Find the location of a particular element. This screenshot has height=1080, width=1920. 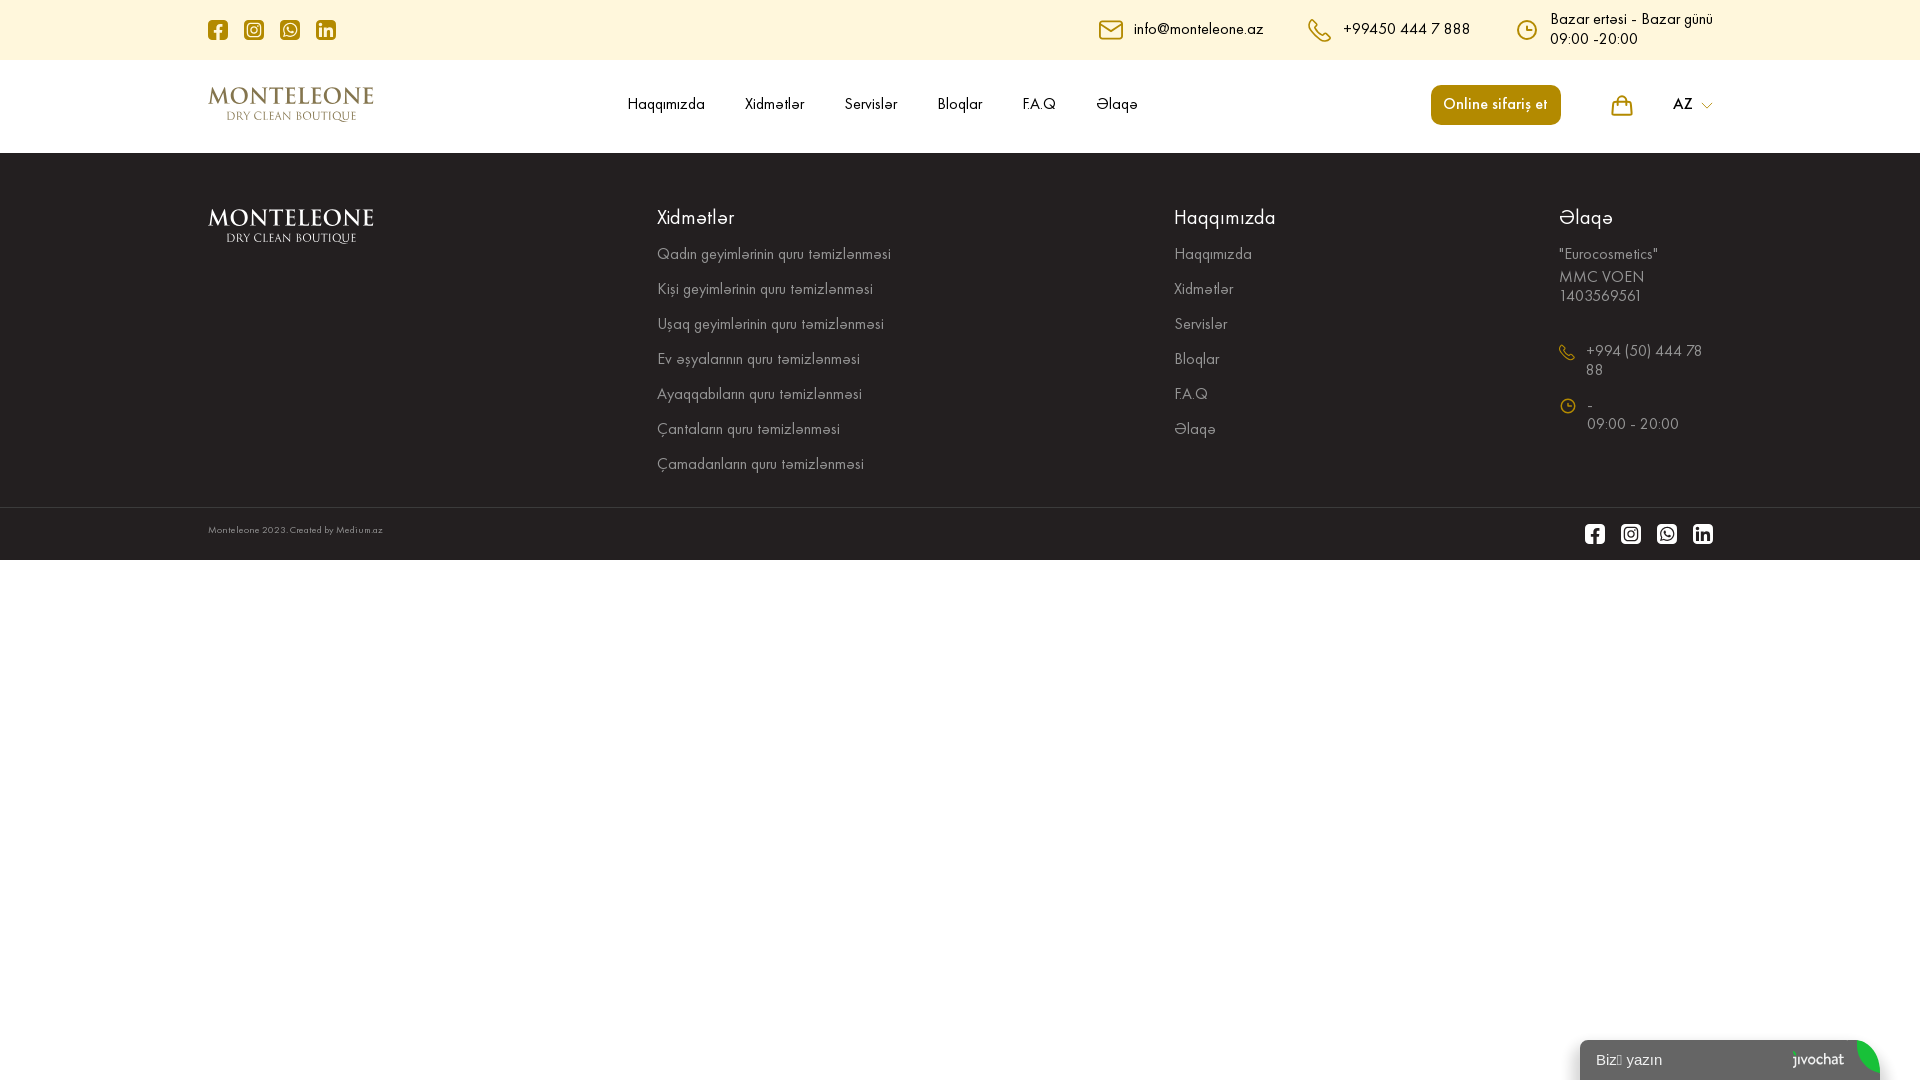

'info@monteleone.az' is located at coordinates (1199, 29).